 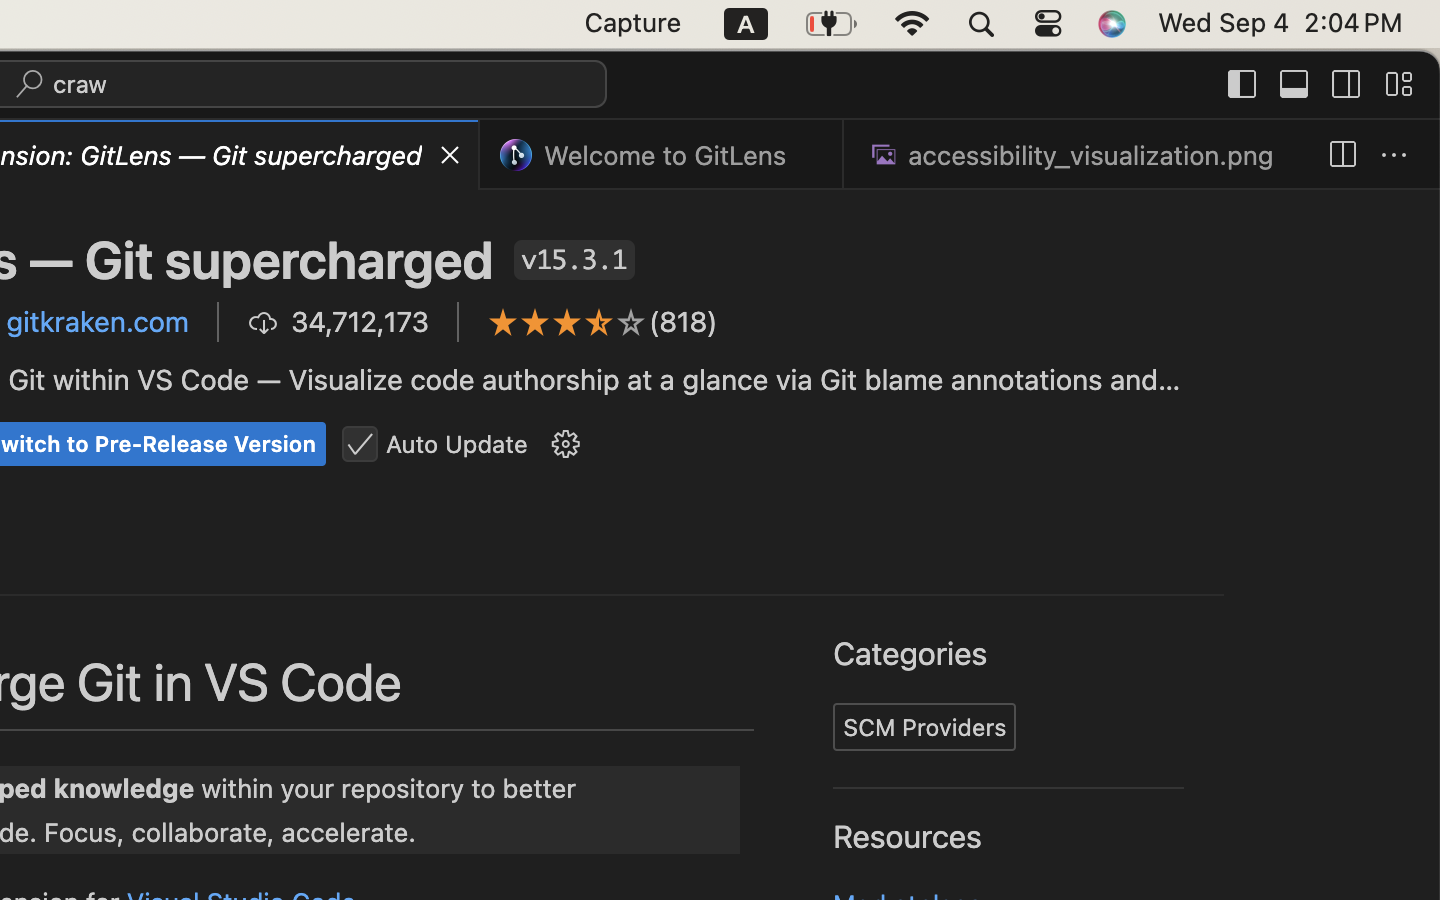 What do you see at coordinates (360, 444) in the screenshot?
I see `''` at bounding box center [360, 444].